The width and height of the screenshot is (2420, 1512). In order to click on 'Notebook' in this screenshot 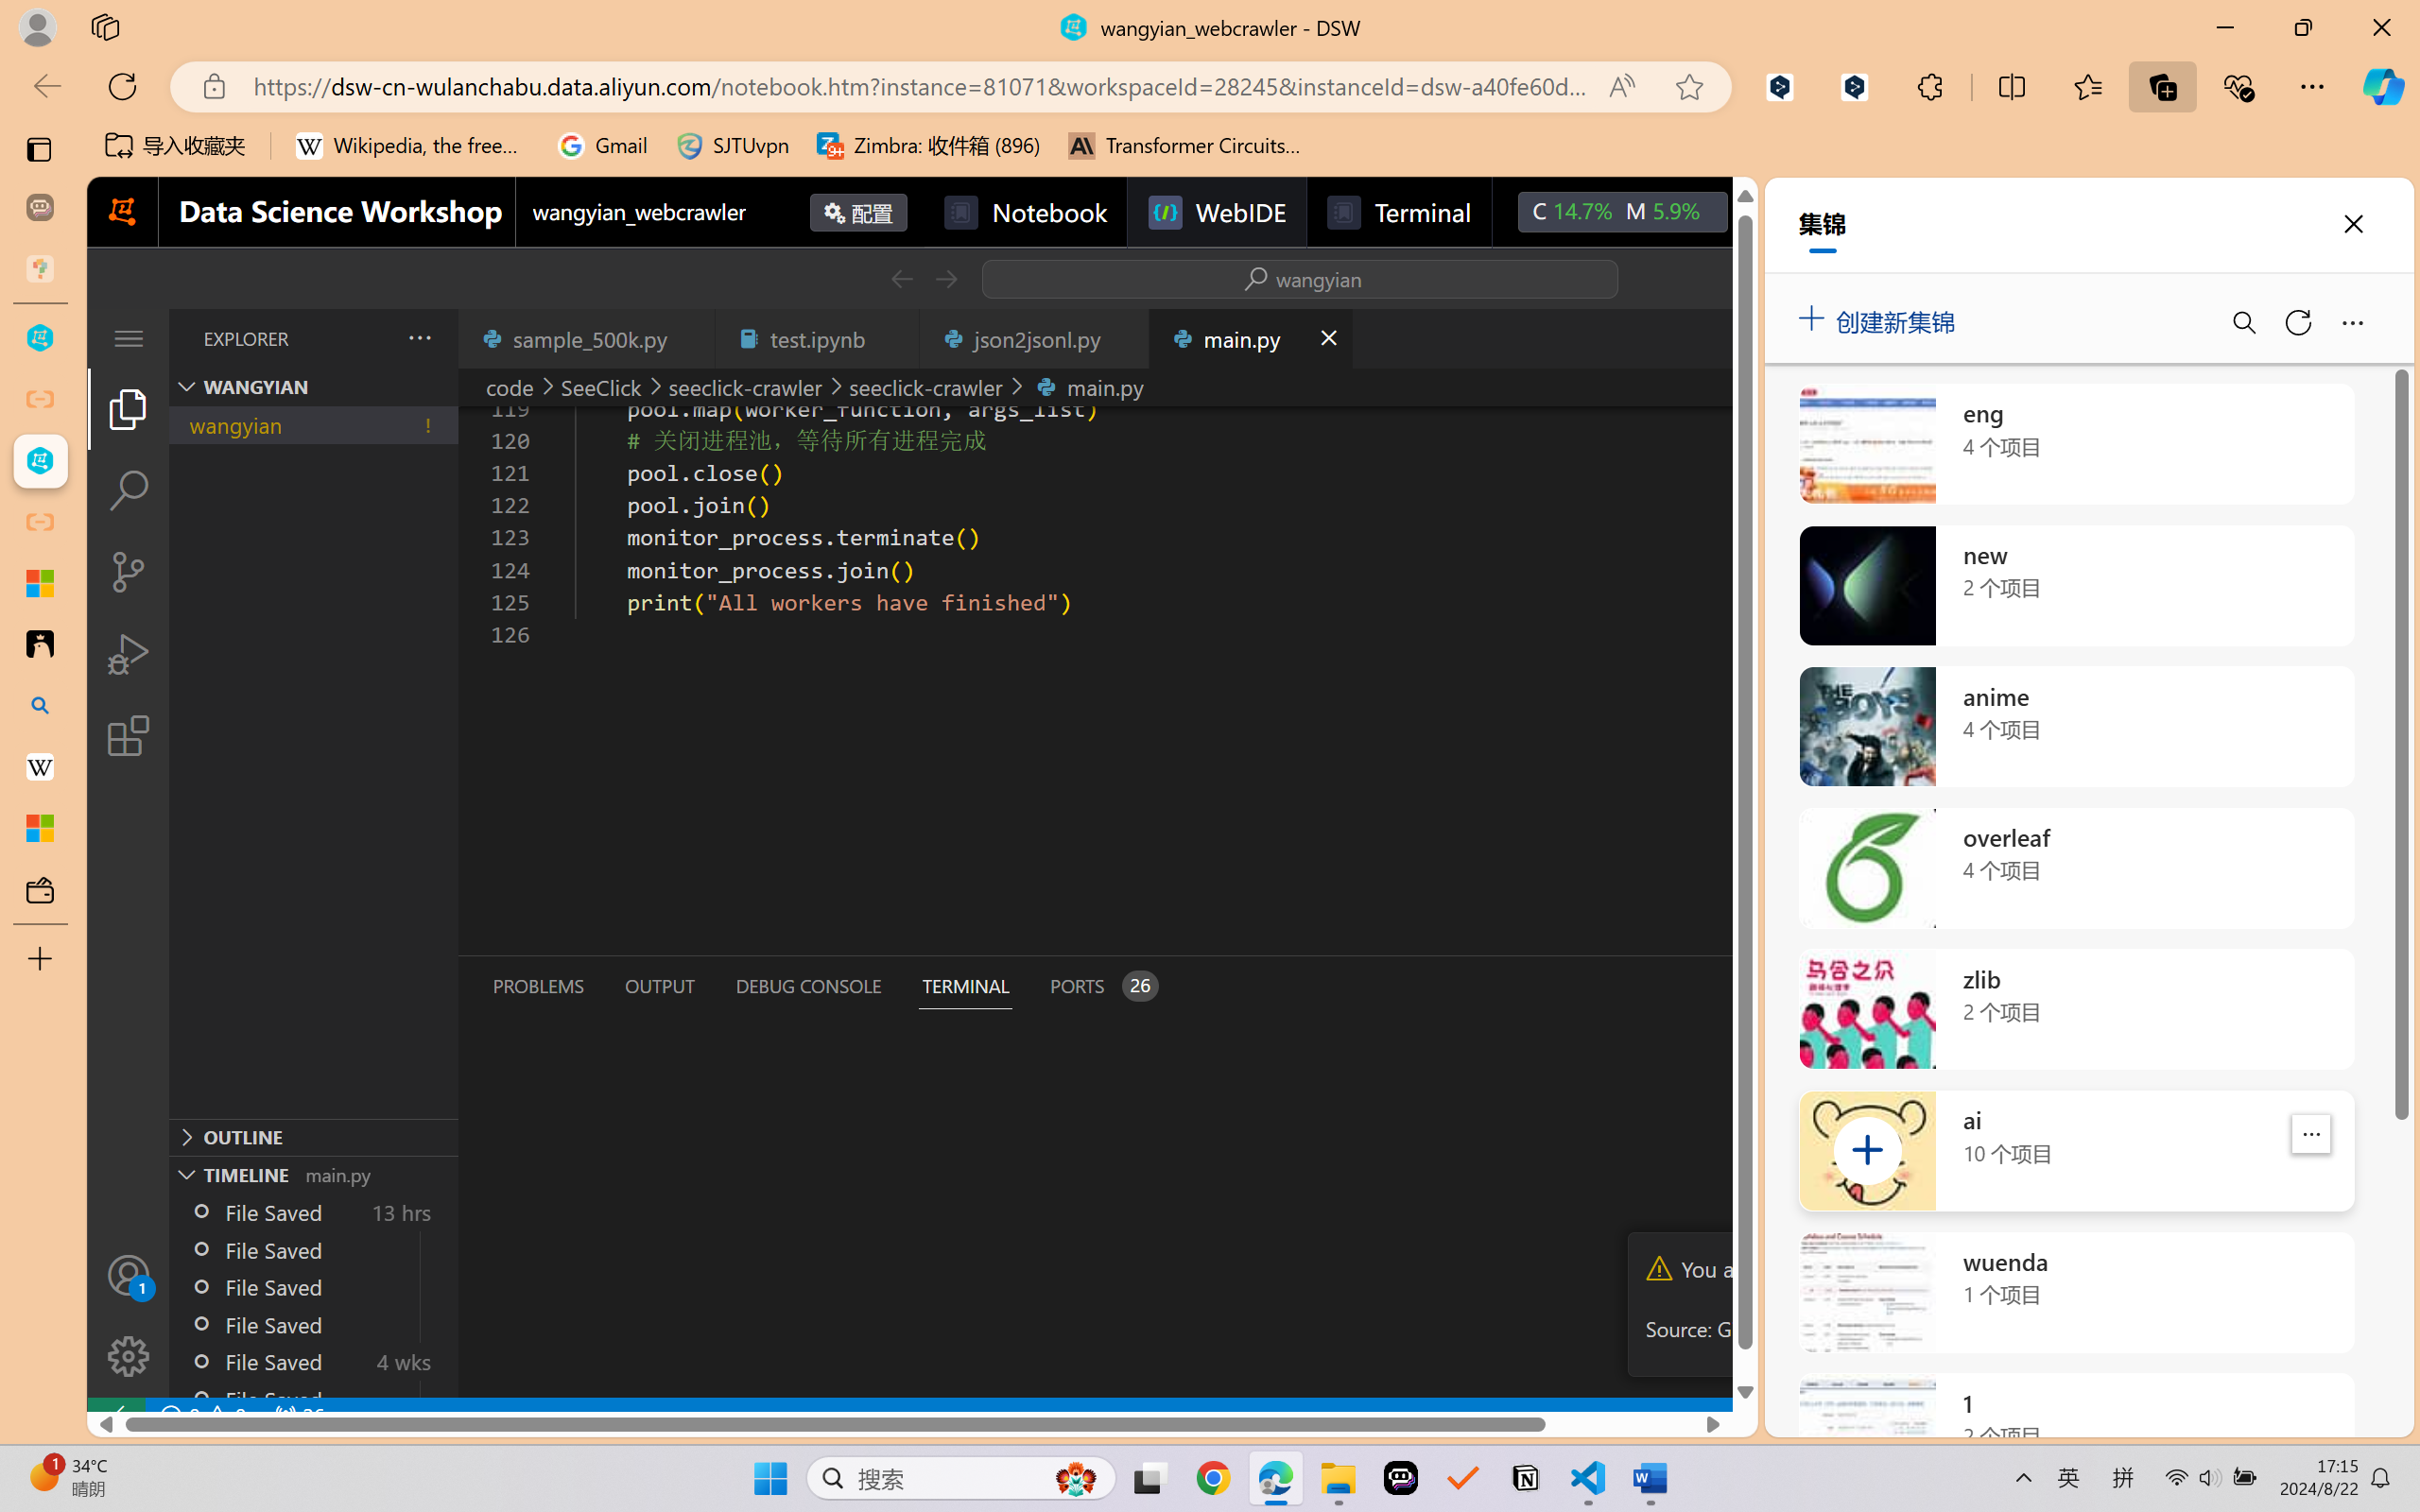, I will do `click(1024, 211)`.